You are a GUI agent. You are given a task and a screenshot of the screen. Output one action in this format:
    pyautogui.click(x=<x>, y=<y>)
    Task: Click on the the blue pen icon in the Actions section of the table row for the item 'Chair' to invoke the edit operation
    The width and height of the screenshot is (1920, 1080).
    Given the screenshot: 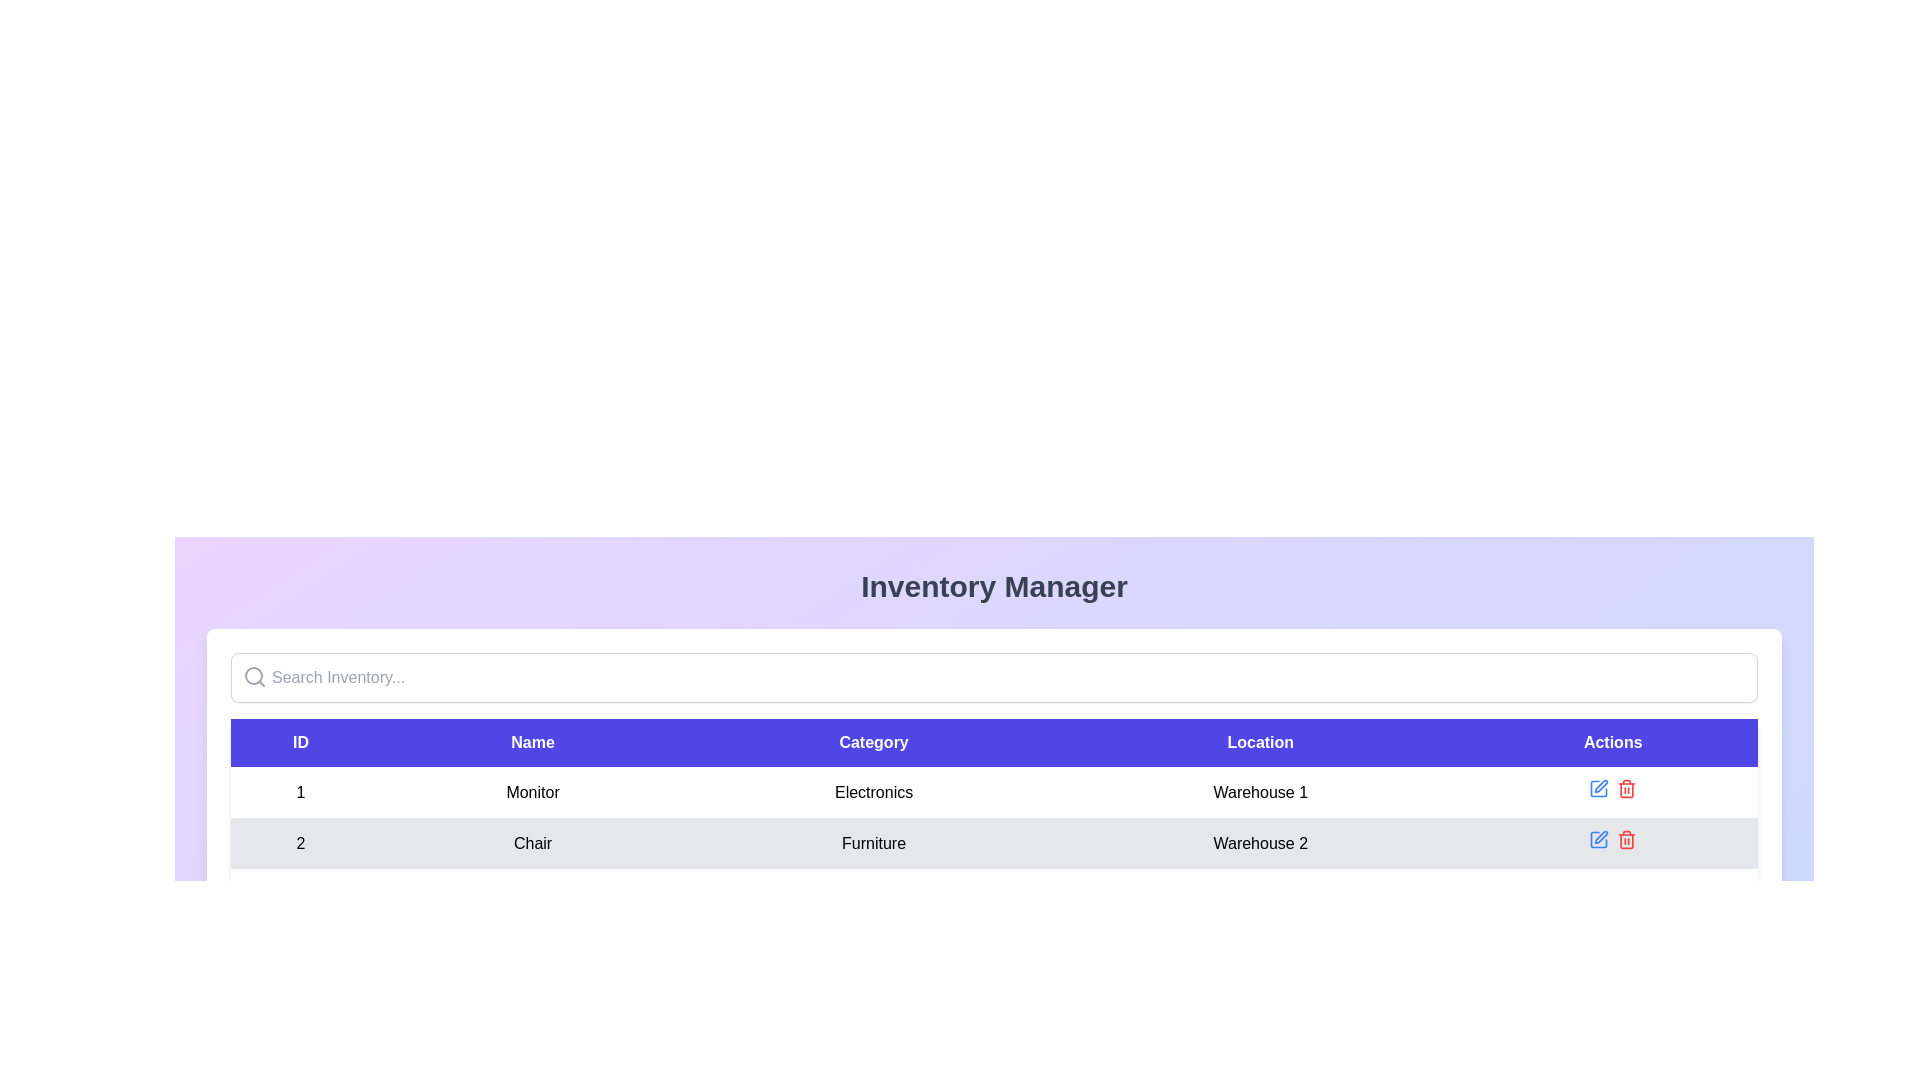 What is the action you would take?
    pyautogui.click(x=1597, y=840)
    